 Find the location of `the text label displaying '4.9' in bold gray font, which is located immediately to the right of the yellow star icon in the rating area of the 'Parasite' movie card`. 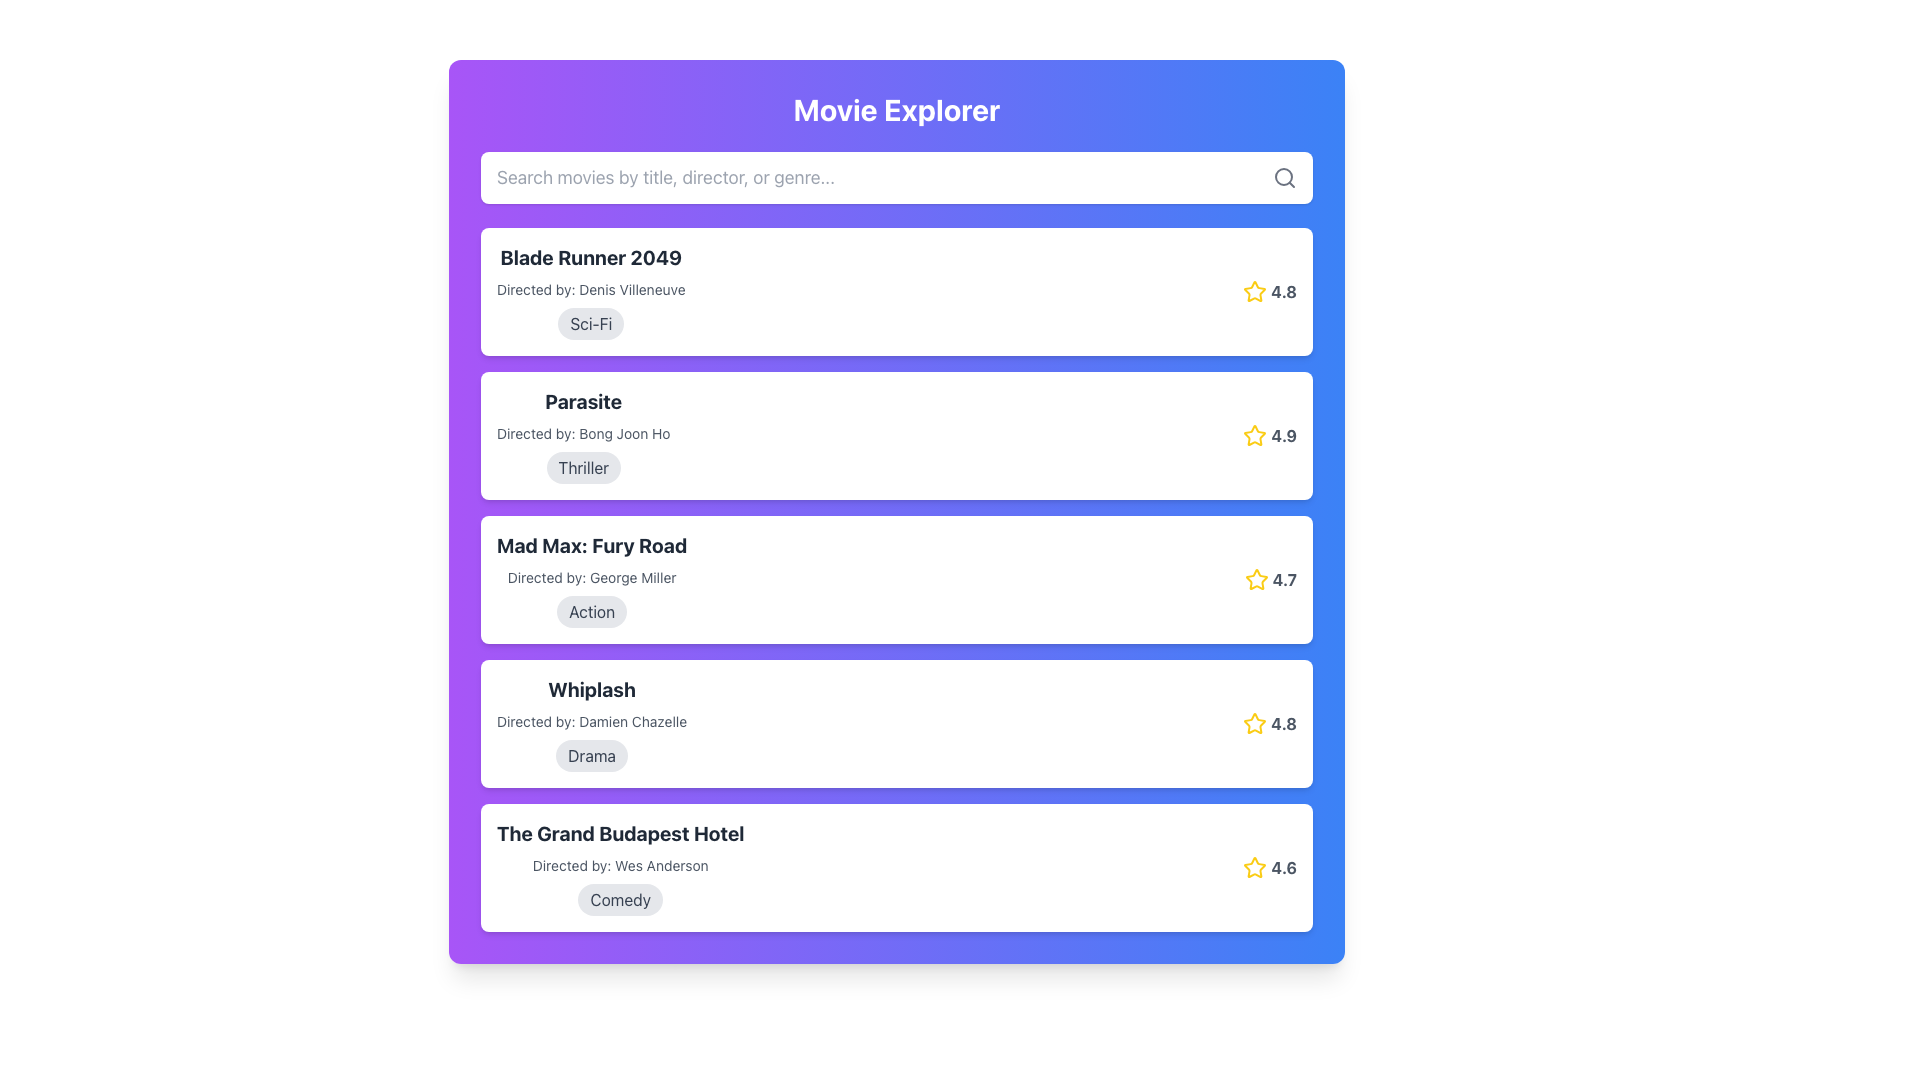

the text label displaying '4.9' in bold gray font, which is located immediately to the right of the yellow star icon in the rating area of the 'Parasite' movie card is located at coordinates (1284, 434).